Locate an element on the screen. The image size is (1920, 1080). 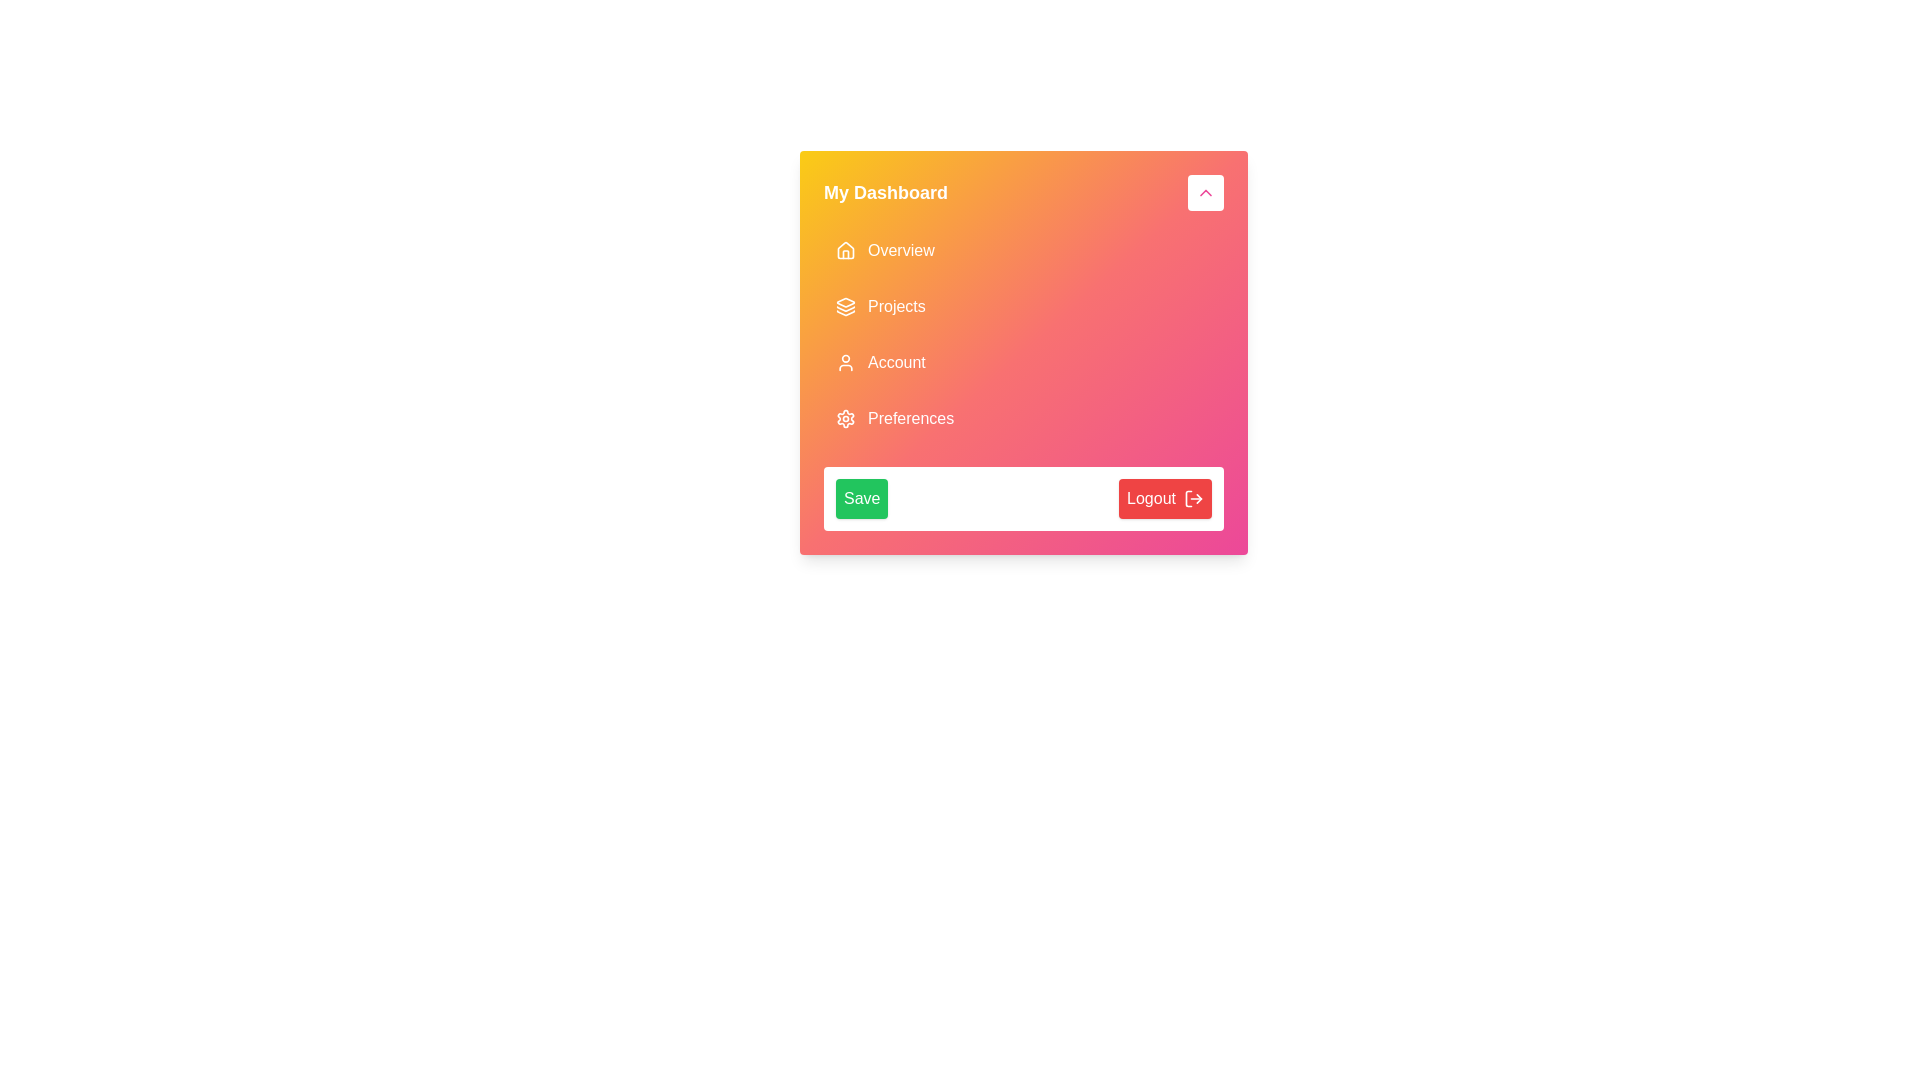
the 'Projects' navigation label located in the second row of the vertical menu is located at coordinates (895, 307).